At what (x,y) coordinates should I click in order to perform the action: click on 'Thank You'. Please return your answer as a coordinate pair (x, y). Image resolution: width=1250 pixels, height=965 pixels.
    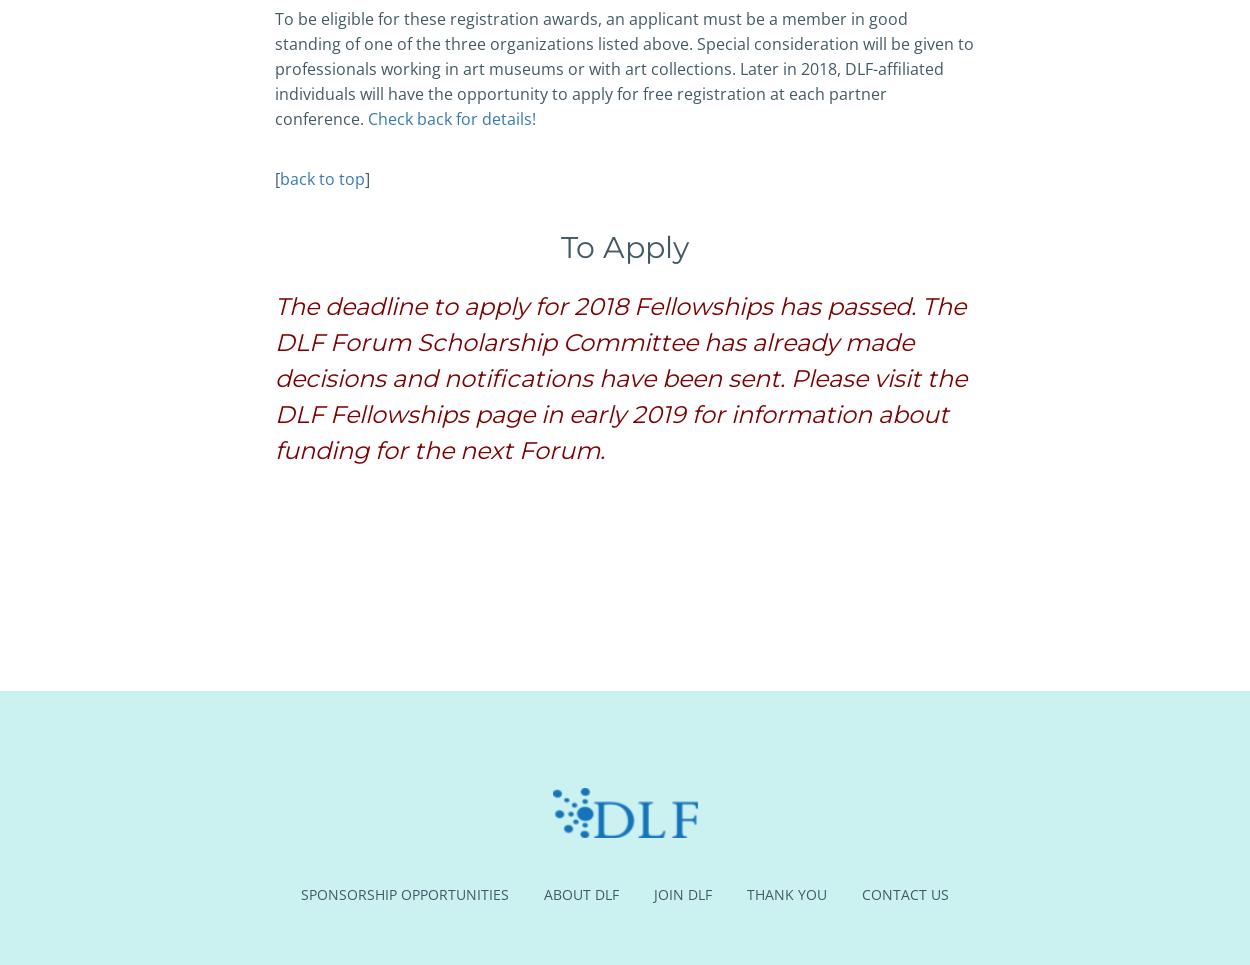
    Looking at the image, I should click on (787, 893).